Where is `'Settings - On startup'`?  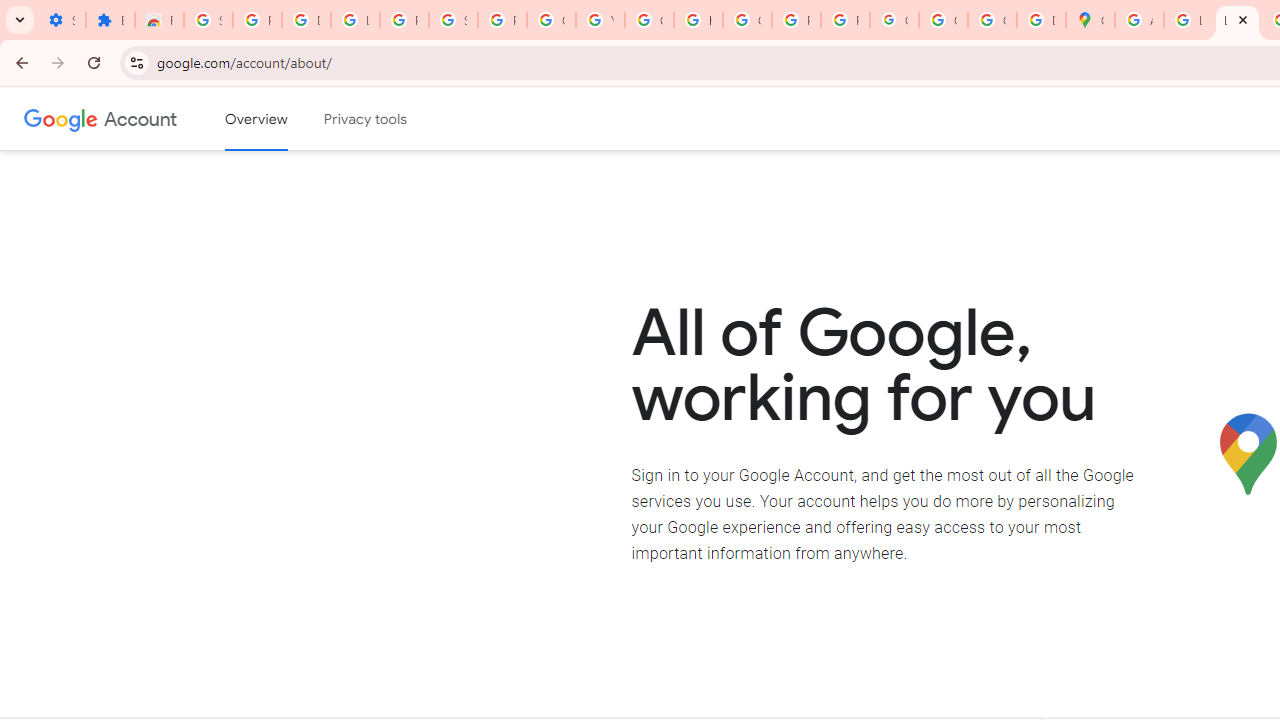 'Settings - On startup' is located at coordinates (61, 20).